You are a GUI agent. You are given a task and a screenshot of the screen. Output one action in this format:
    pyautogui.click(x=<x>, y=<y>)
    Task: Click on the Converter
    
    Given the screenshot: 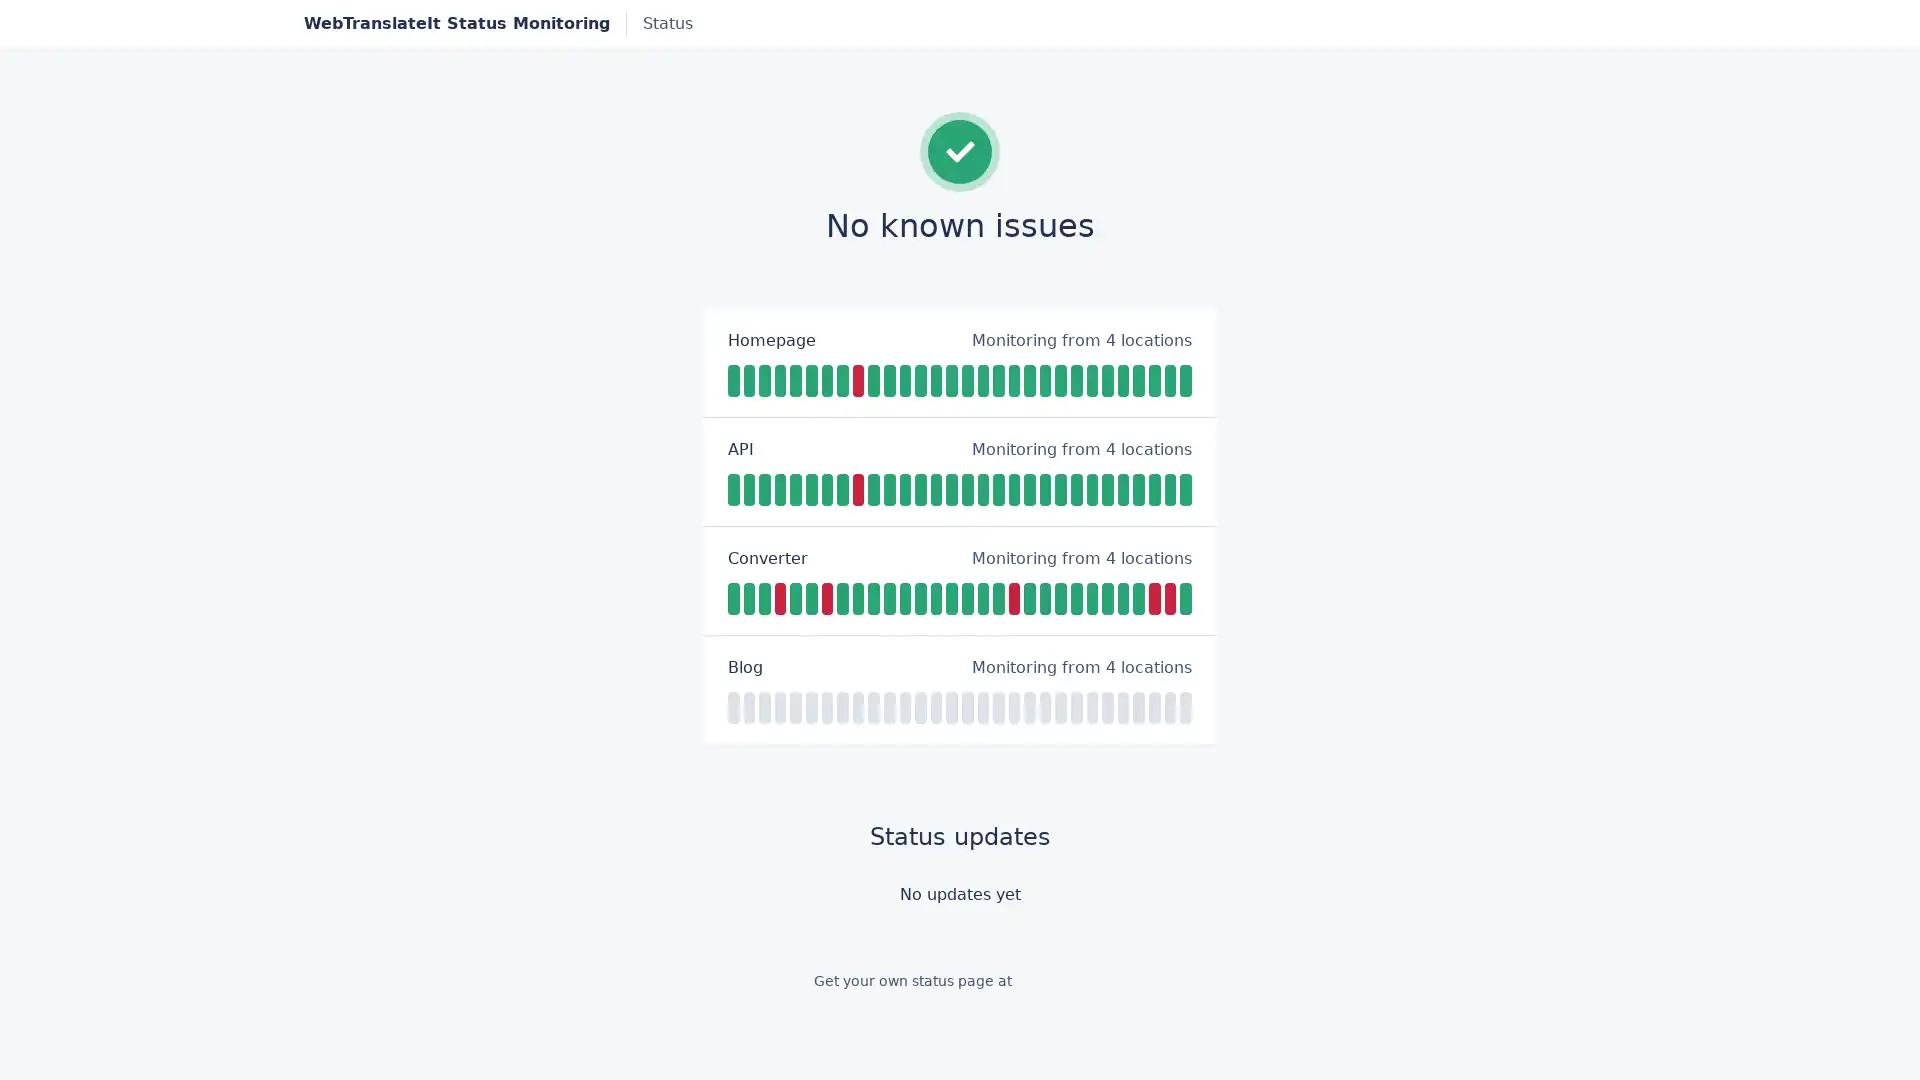 What is the action you would take?
    pyautogui.click(x=767, y=558)
    